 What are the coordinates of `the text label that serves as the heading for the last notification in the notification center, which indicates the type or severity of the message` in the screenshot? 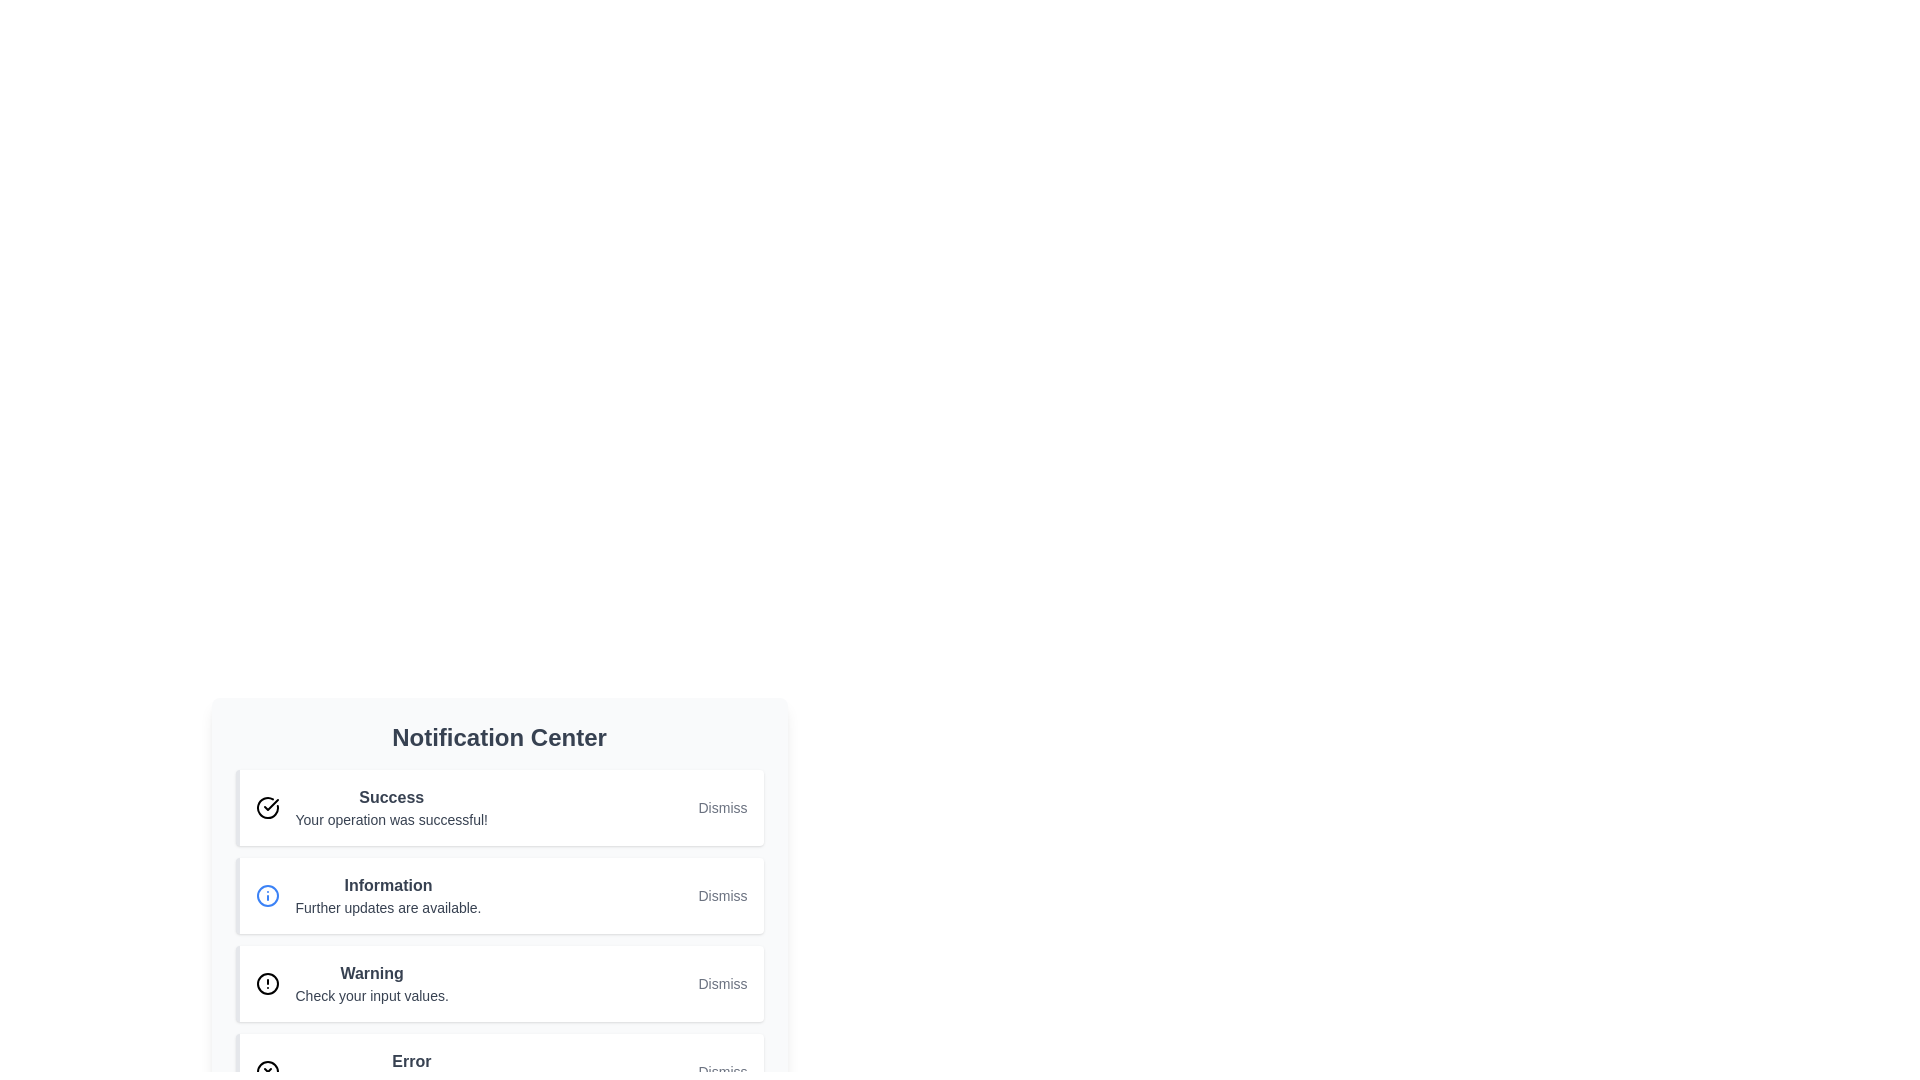 It's located at (410, 1060).